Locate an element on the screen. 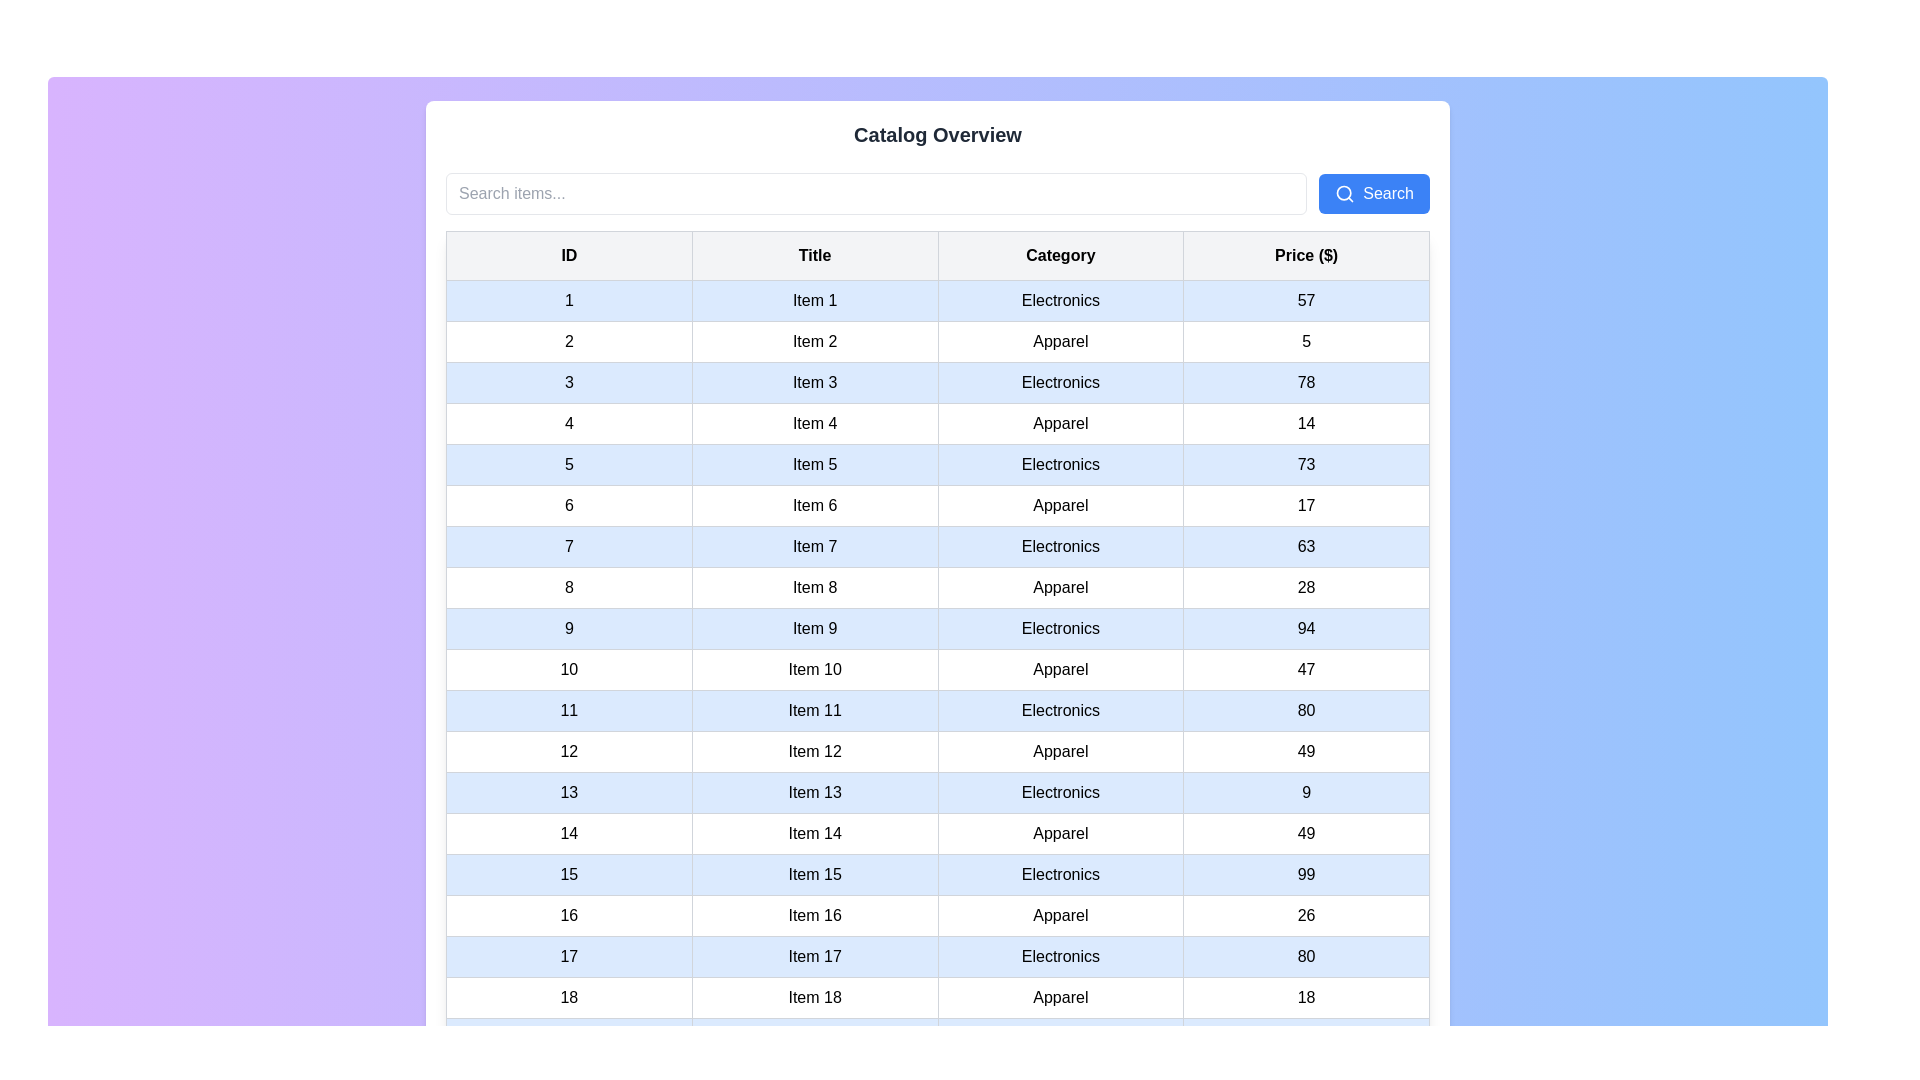 The height and width of the screenshot is (1080, 1920). the first cell in the last row of the table which contains the text '18', styled with padding and borders, located under the 'ID' column header is located at coordinates (568, 998).